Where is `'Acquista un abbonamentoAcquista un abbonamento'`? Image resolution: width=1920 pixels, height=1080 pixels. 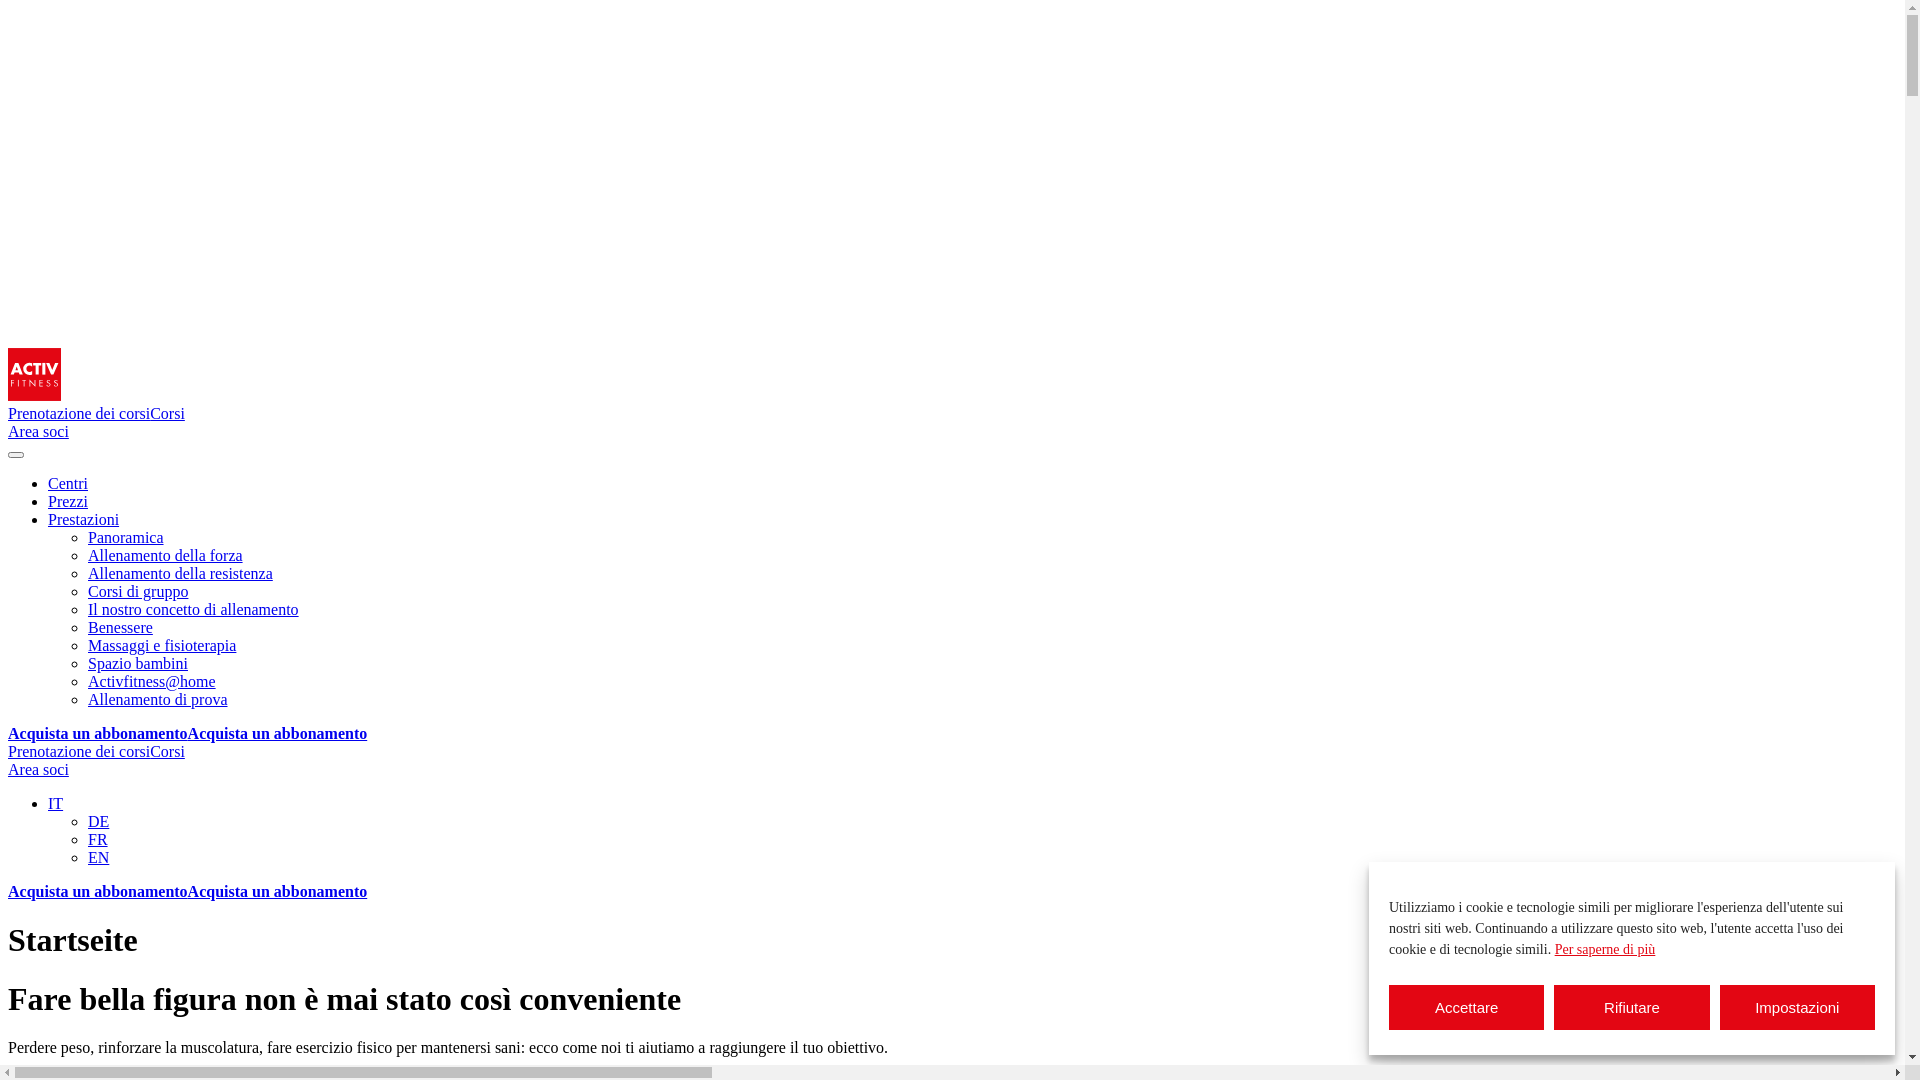
'Acquista un abbonamentoAcquista un abbonamento' is located at coordinates (187, 890).